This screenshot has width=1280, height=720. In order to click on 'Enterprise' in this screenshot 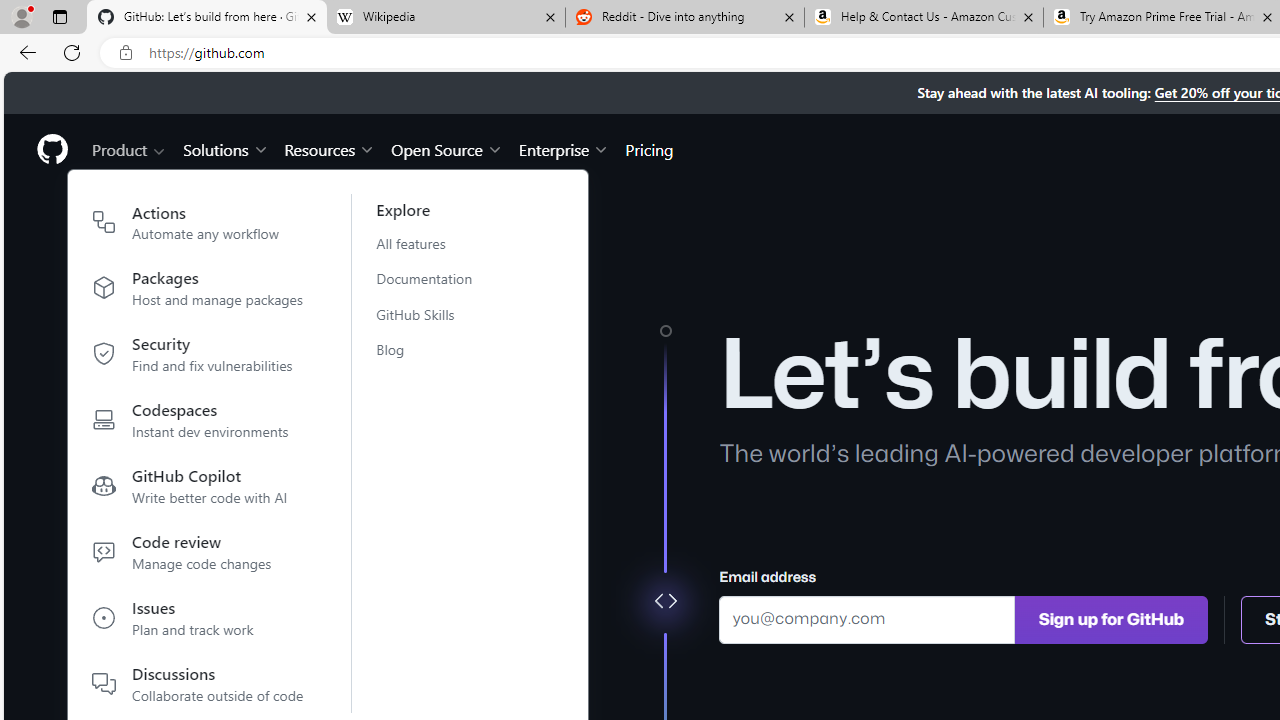, I will do `click(562, 148)`.